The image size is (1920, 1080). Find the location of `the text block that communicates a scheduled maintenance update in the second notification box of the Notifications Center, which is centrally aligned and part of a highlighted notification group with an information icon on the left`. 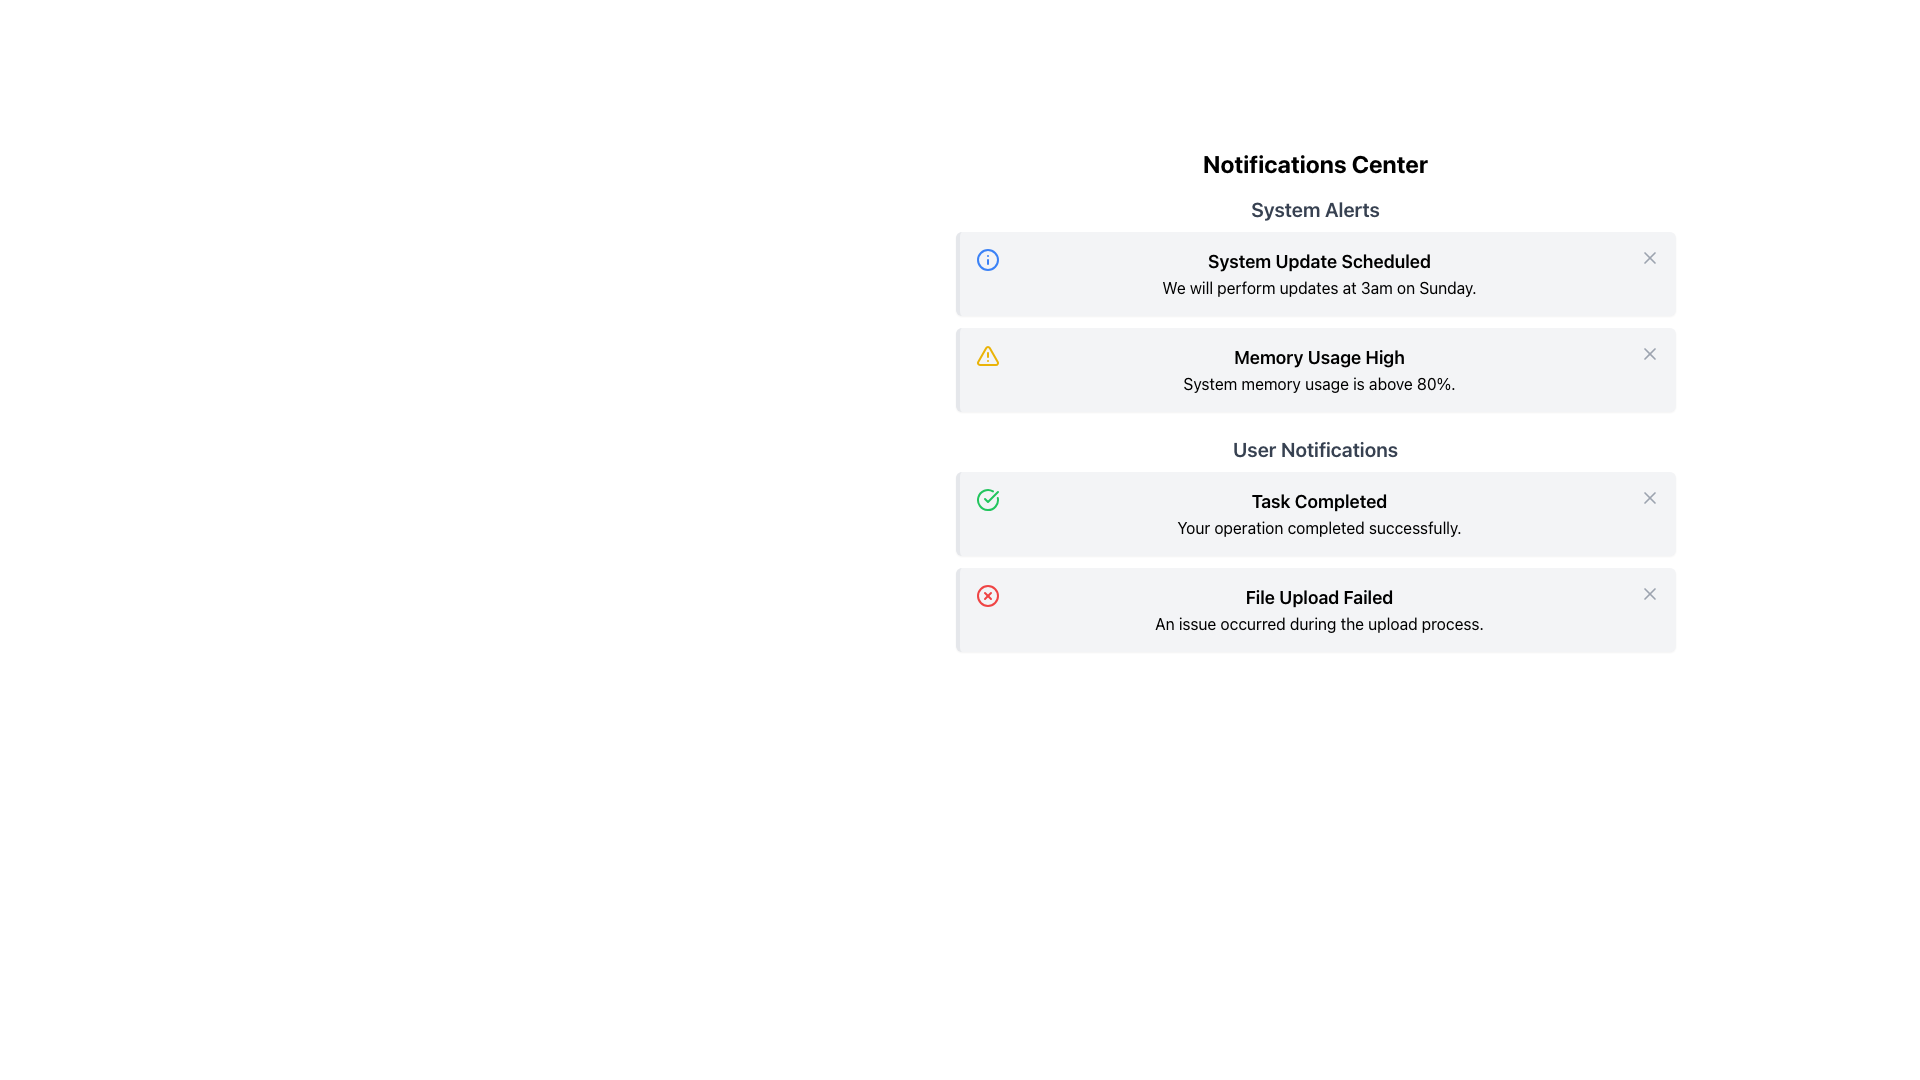

the text block that communicates a scheduled maintenance update in the second notification box of the Notifications Center, which is centrally aligned and part of a highlighted notification group with an information icon on the left is located at coordinates (1319, 273).